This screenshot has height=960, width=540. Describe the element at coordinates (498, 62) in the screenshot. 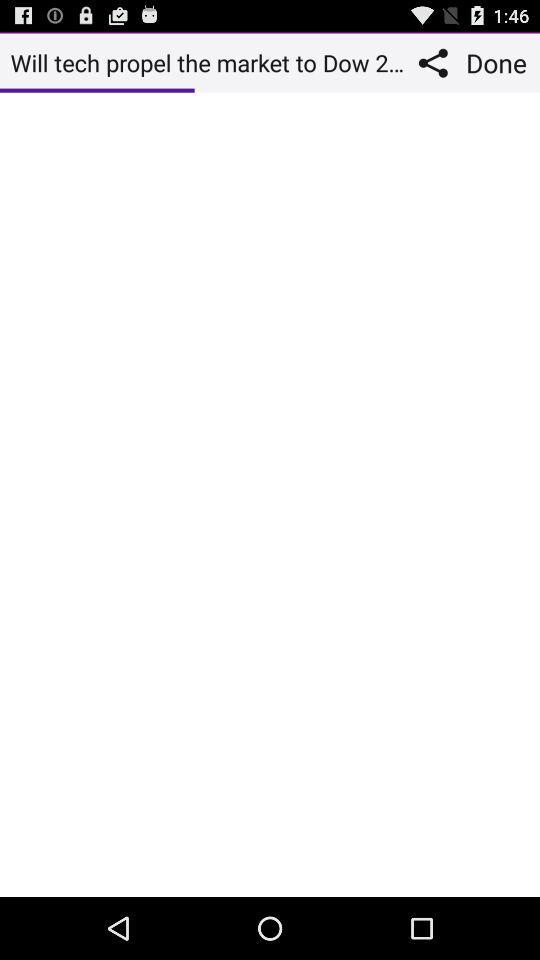

I see `done app` at that location.